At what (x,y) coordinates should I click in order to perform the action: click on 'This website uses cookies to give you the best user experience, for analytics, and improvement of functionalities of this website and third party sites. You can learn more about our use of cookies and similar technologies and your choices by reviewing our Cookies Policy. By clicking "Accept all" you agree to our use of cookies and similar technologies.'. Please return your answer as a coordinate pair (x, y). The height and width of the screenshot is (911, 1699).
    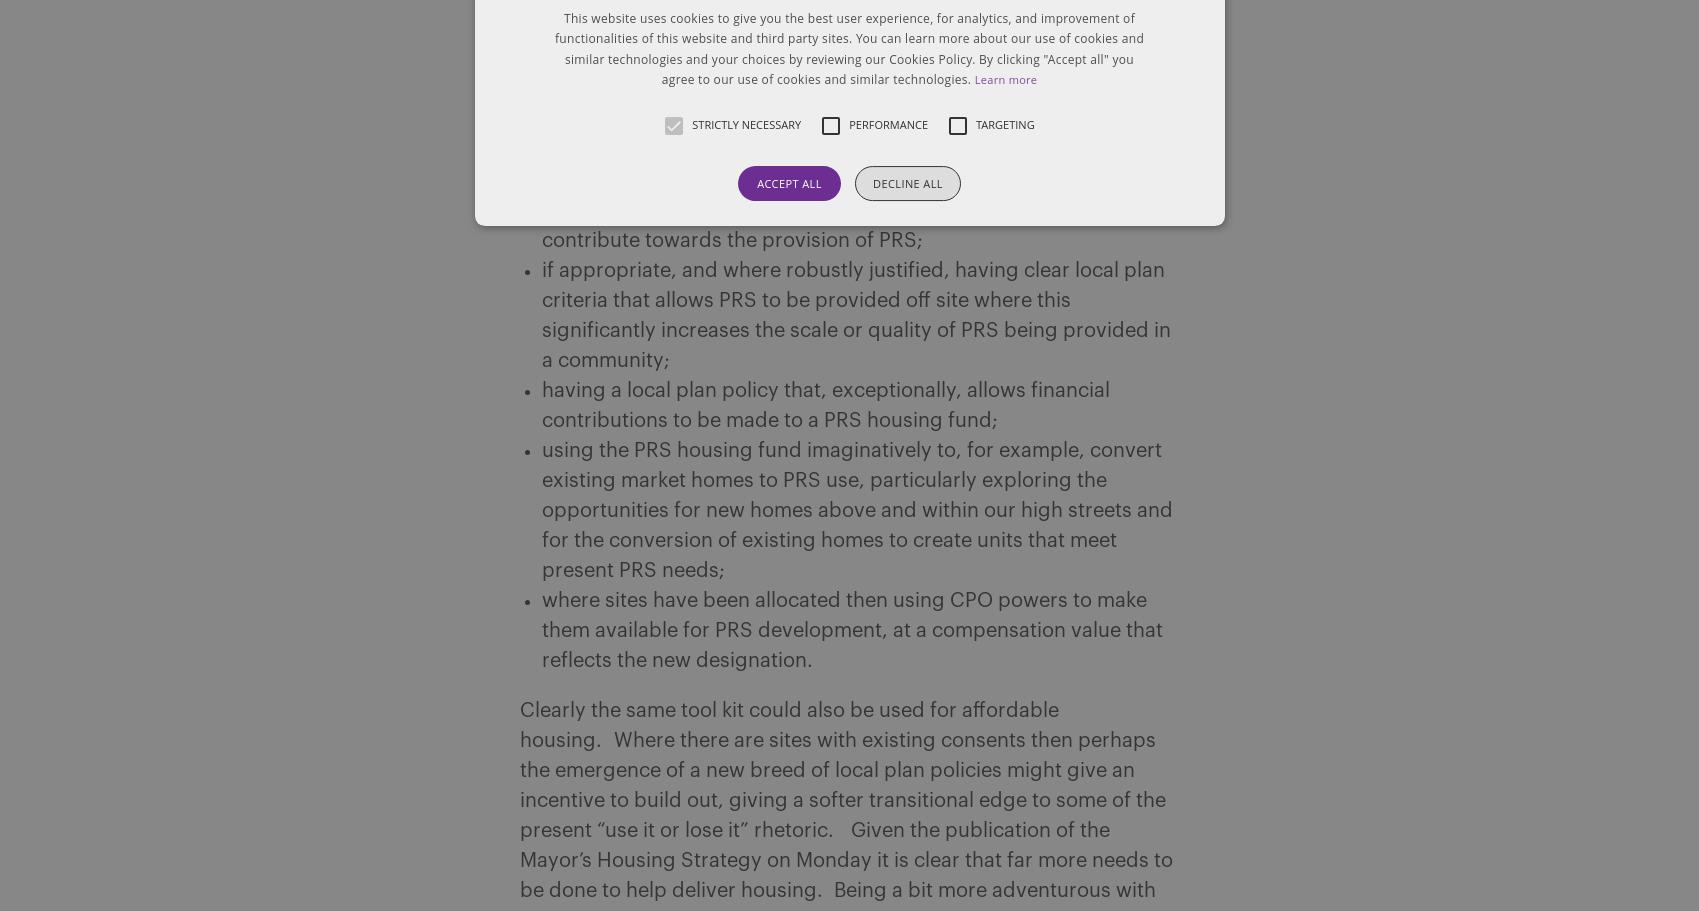
    Looking at the image, I should click on (553, 48).